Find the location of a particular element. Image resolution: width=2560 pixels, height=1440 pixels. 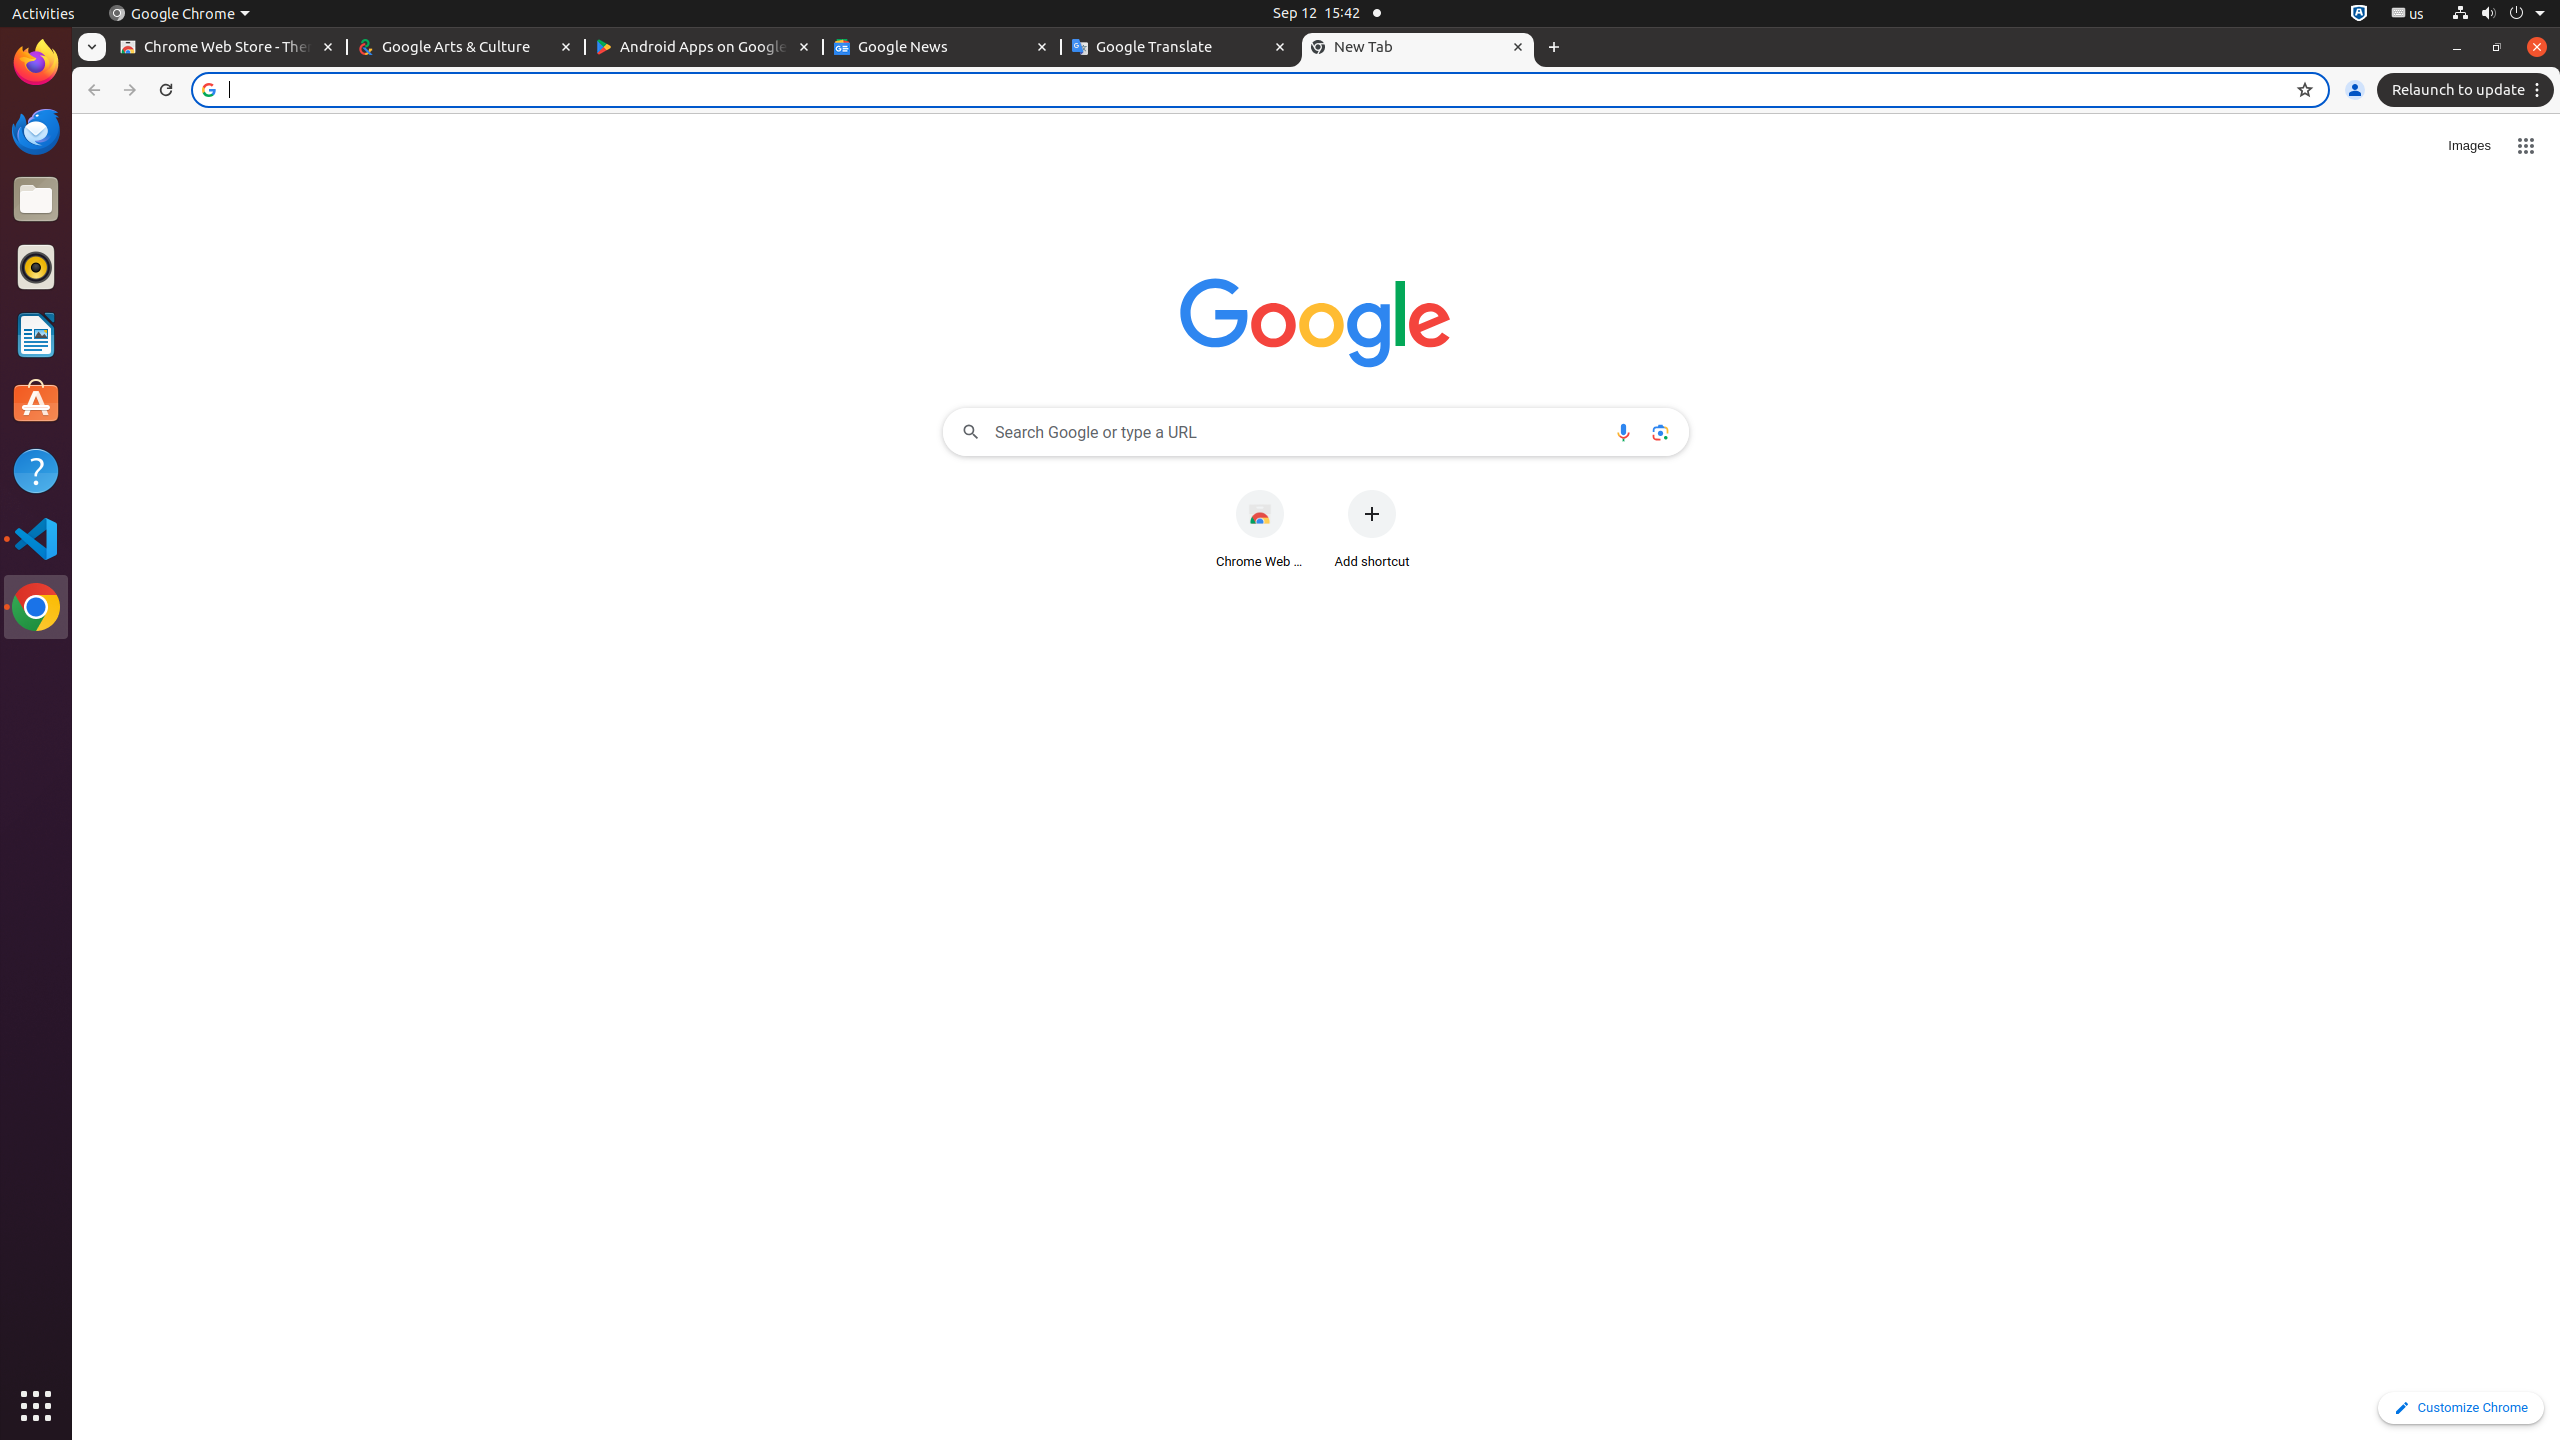

'Add shortcut' is located at coordinates (1370, 529).